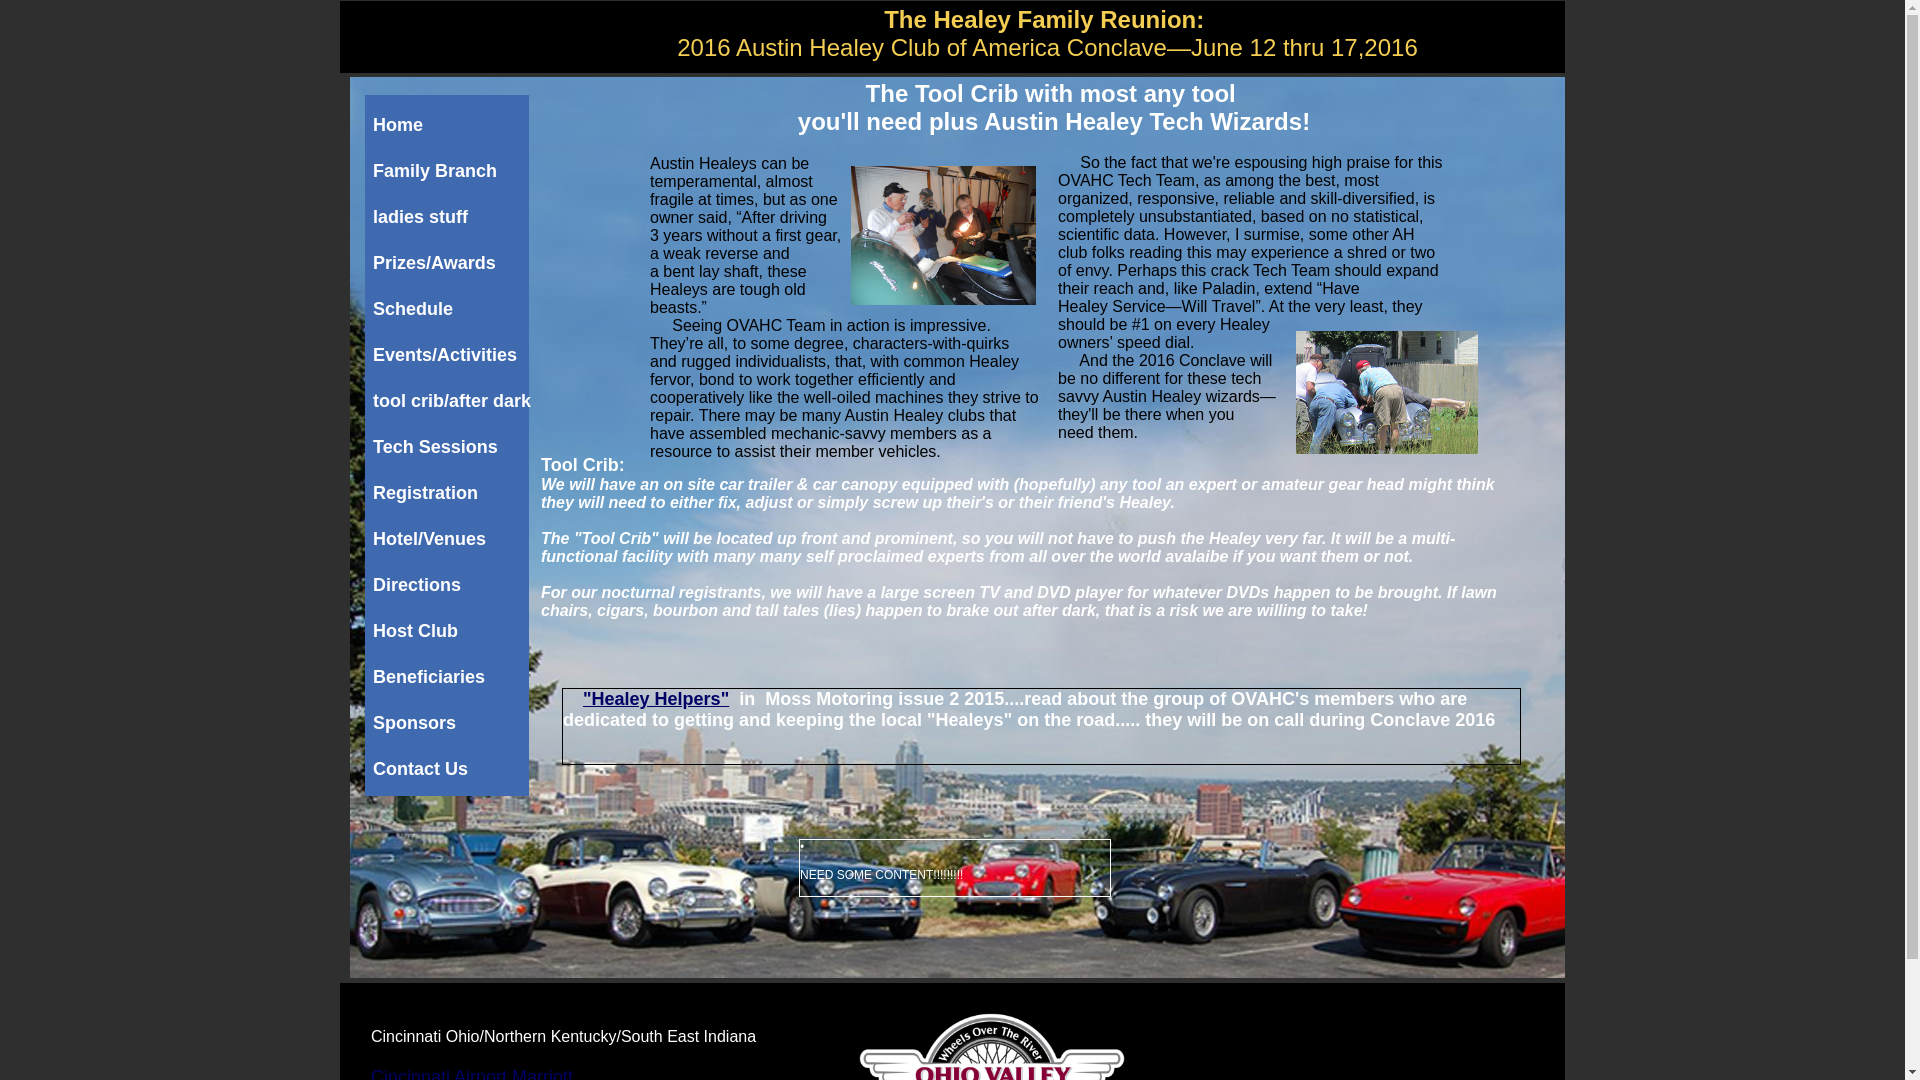 The width and height of the screenshot is (1920, 1080). Describe the element at coordinates (450, 446) in the screenshot. I see `'Tech Sessions'` at that location.